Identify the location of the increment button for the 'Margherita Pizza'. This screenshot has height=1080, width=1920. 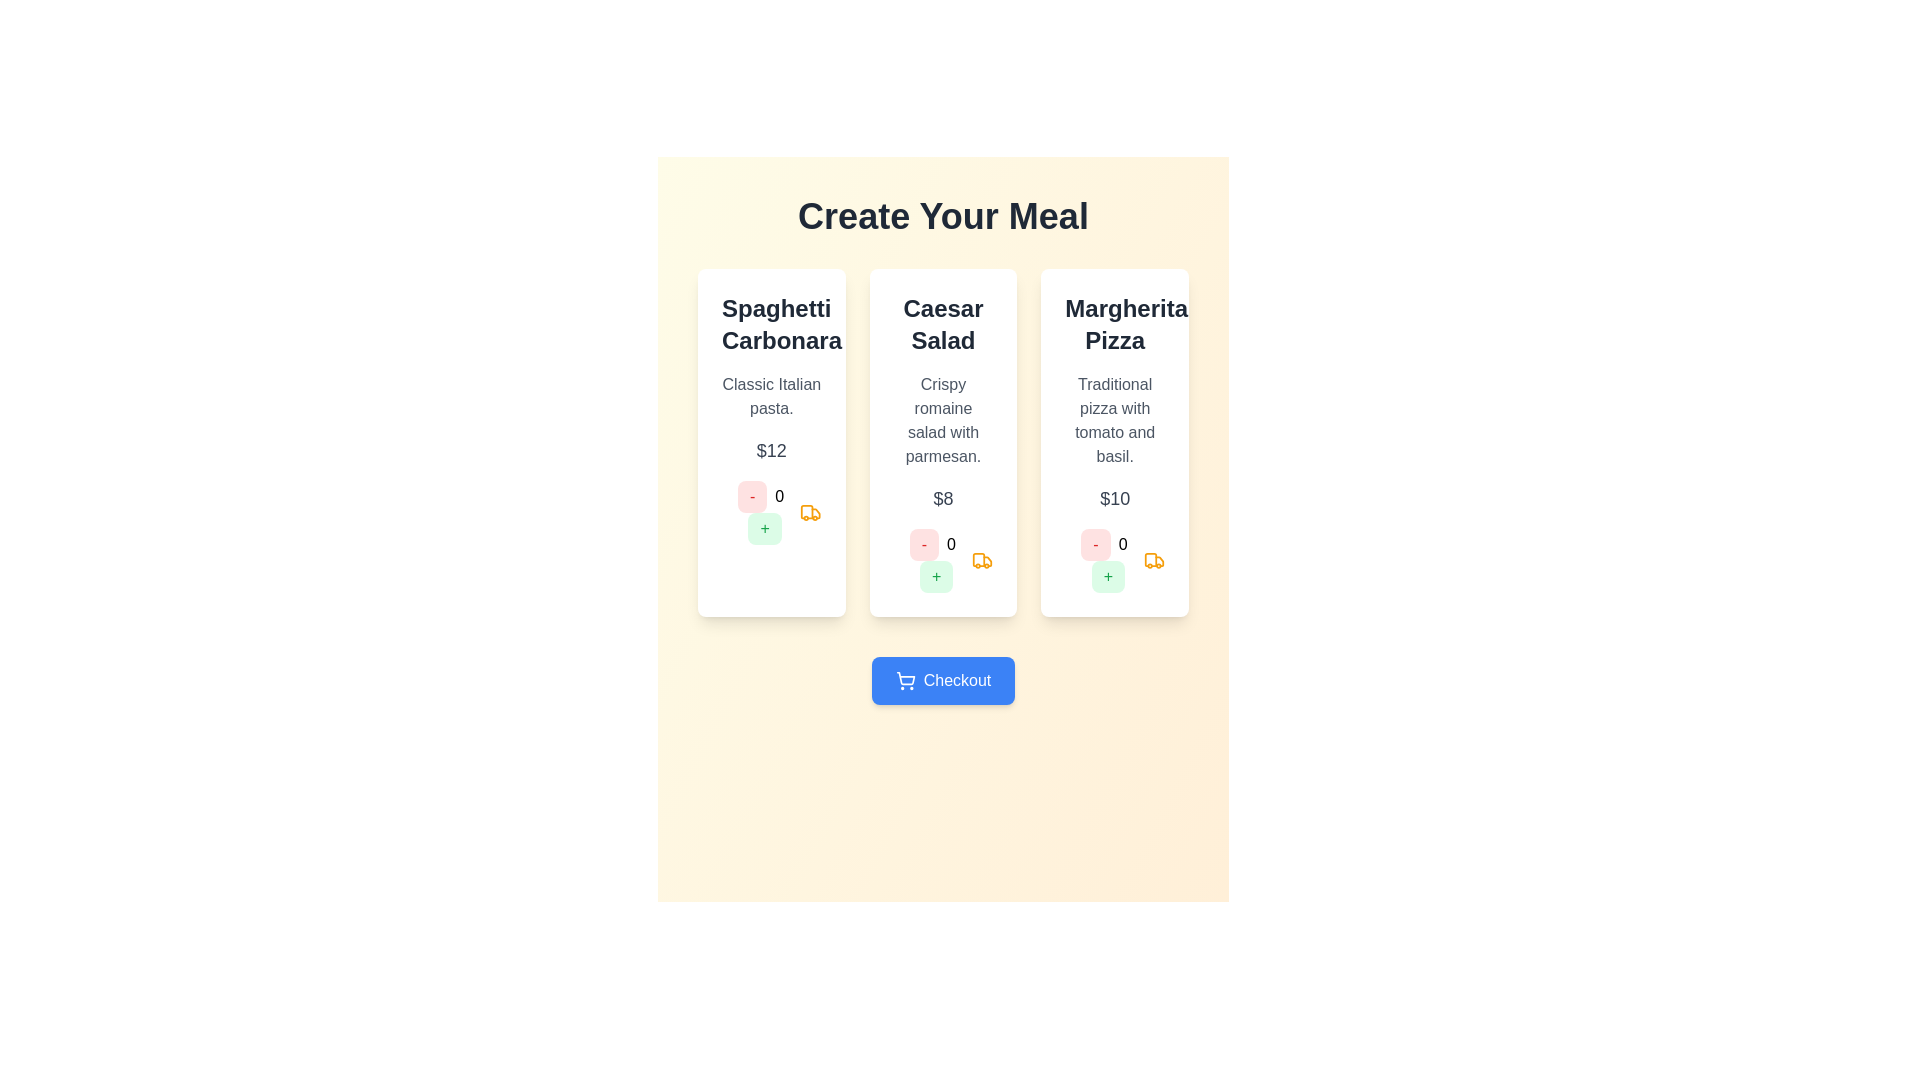
(1107, 577).